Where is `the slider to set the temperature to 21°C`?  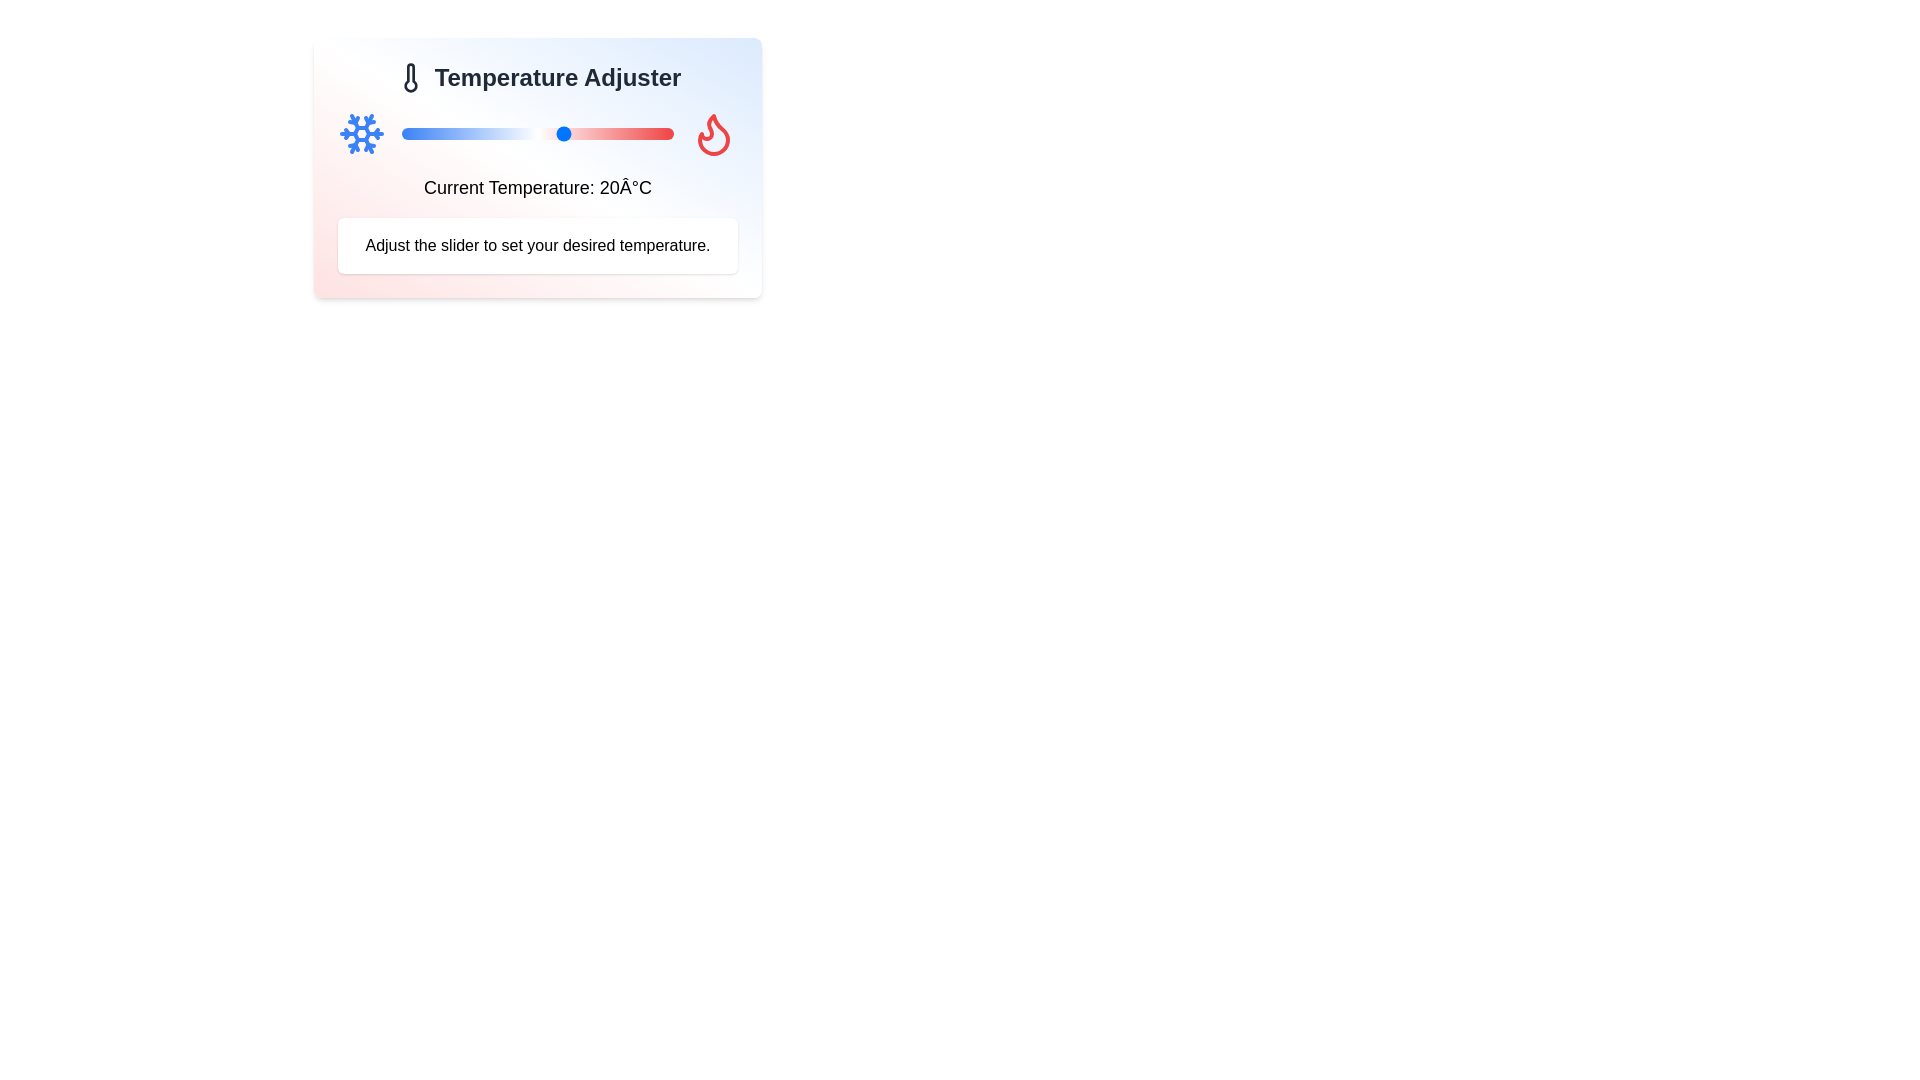
the slider to set the temperature to 21°C is located at coordinates (569, 134).